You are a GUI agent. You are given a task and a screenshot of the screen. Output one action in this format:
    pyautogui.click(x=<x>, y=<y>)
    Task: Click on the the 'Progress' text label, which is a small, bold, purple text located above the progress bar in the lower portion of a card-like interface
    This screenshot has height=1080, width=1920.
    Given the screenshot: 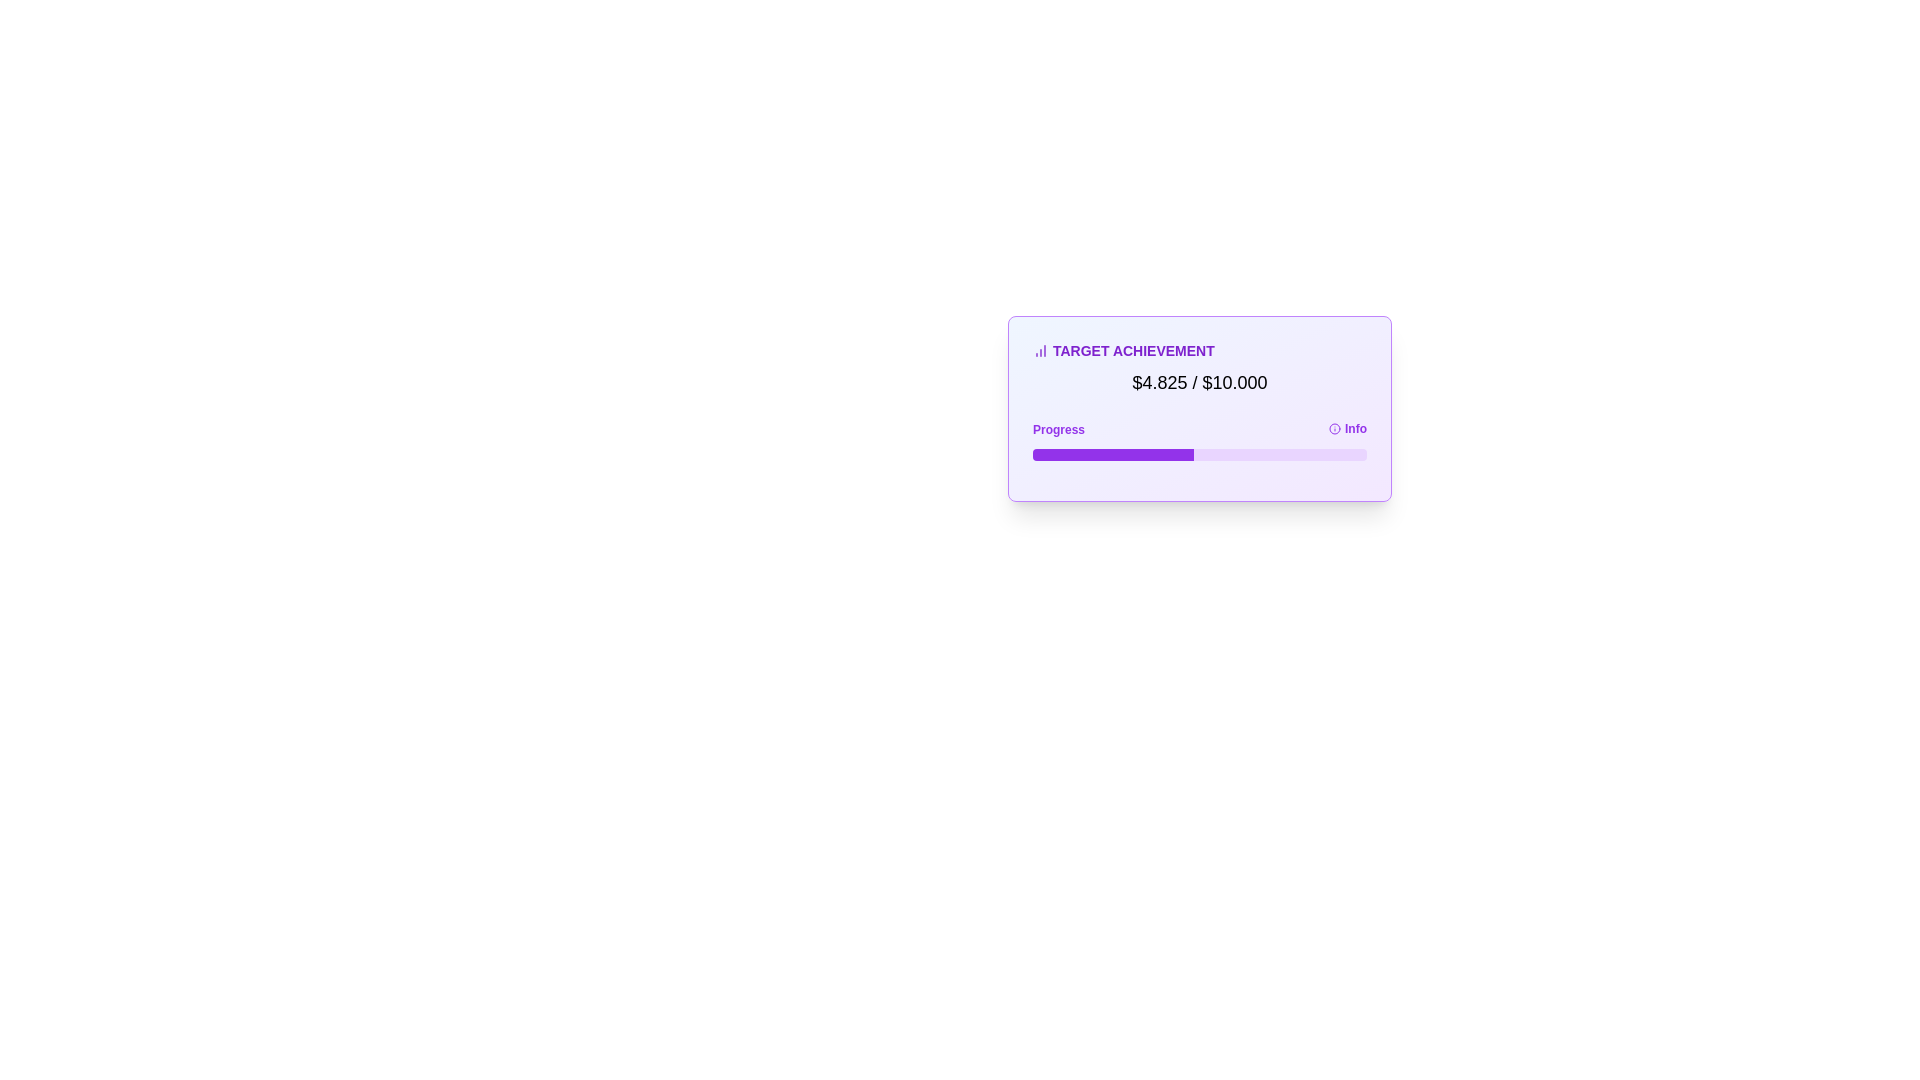 What is the action you would take?
    pyautogui.click(x=1058, y=428)
    